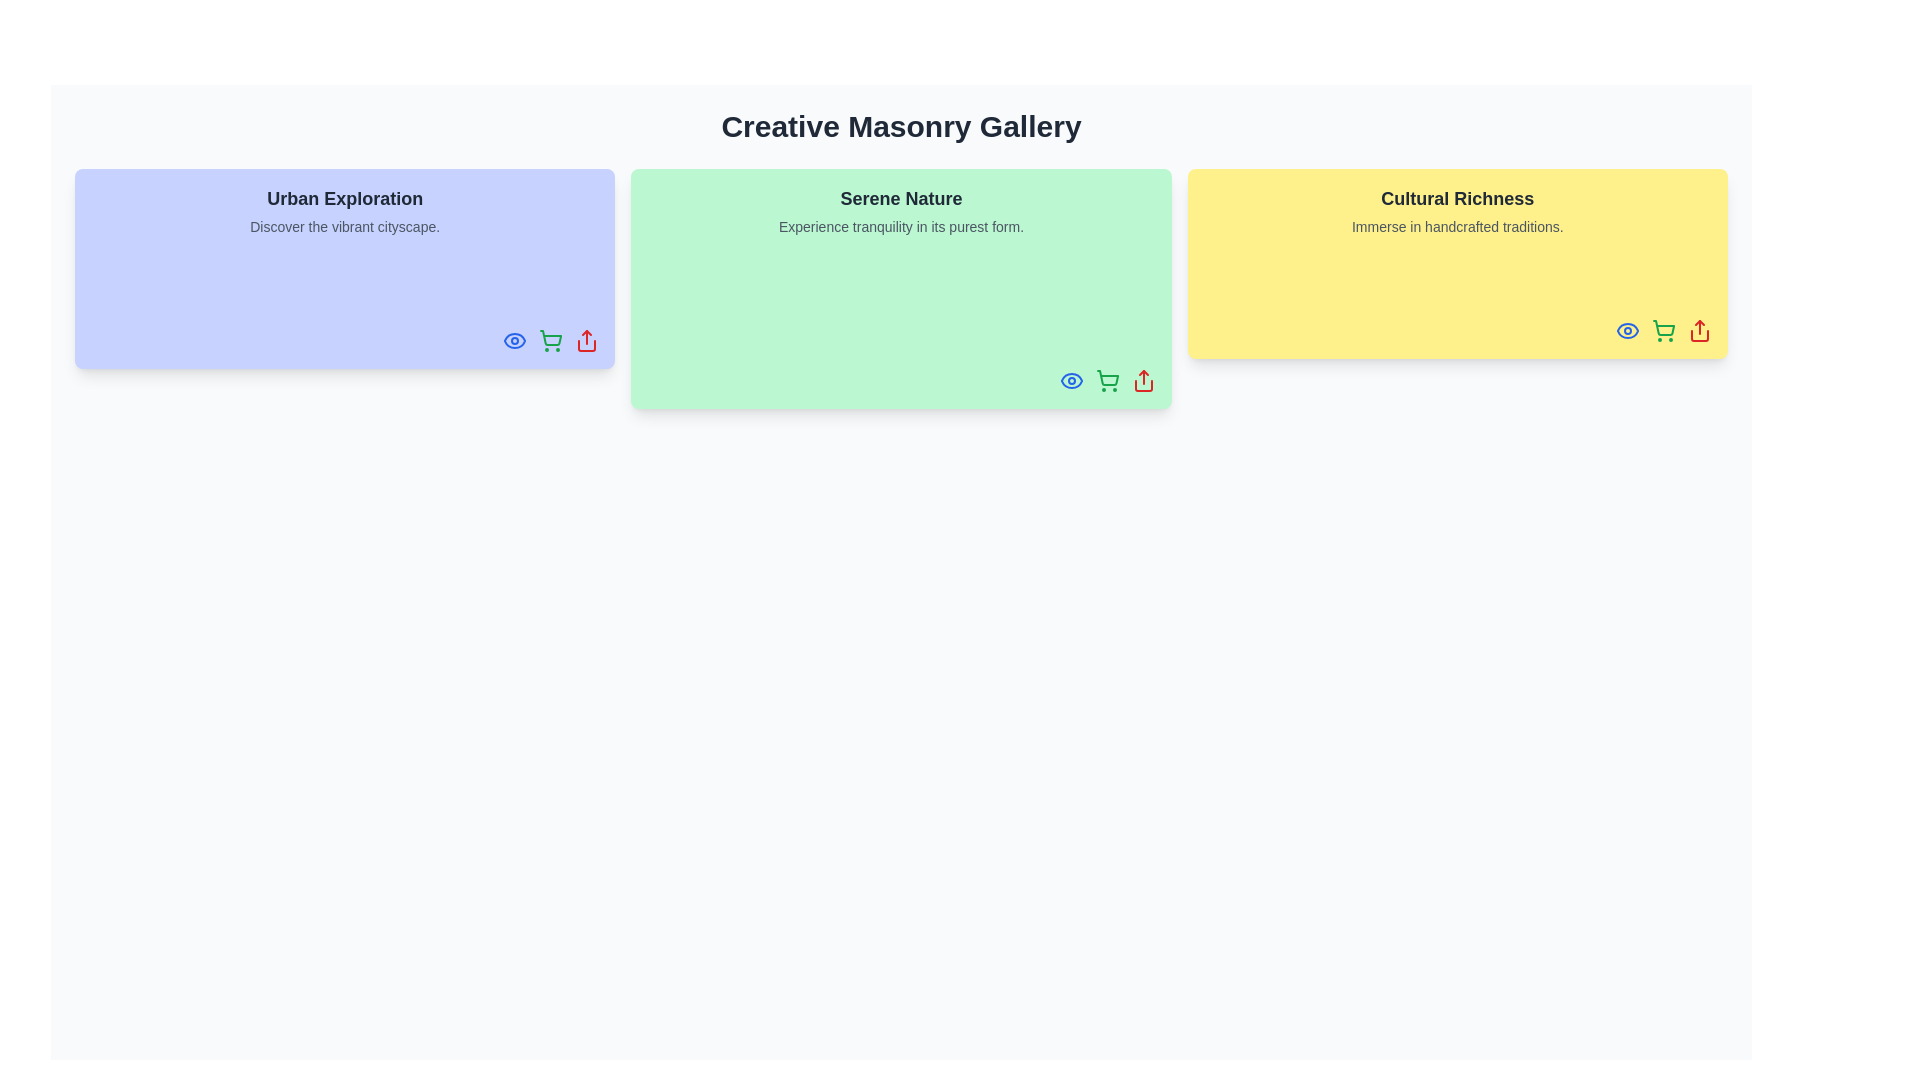 This screenshot has height=1080, width=1920. I want to click on the eye-shaped icon button, which is blue and located at the bottom-right corner of the leftmost blue card titled 'Urban Exploration', to preview or view, so click(515, 339).